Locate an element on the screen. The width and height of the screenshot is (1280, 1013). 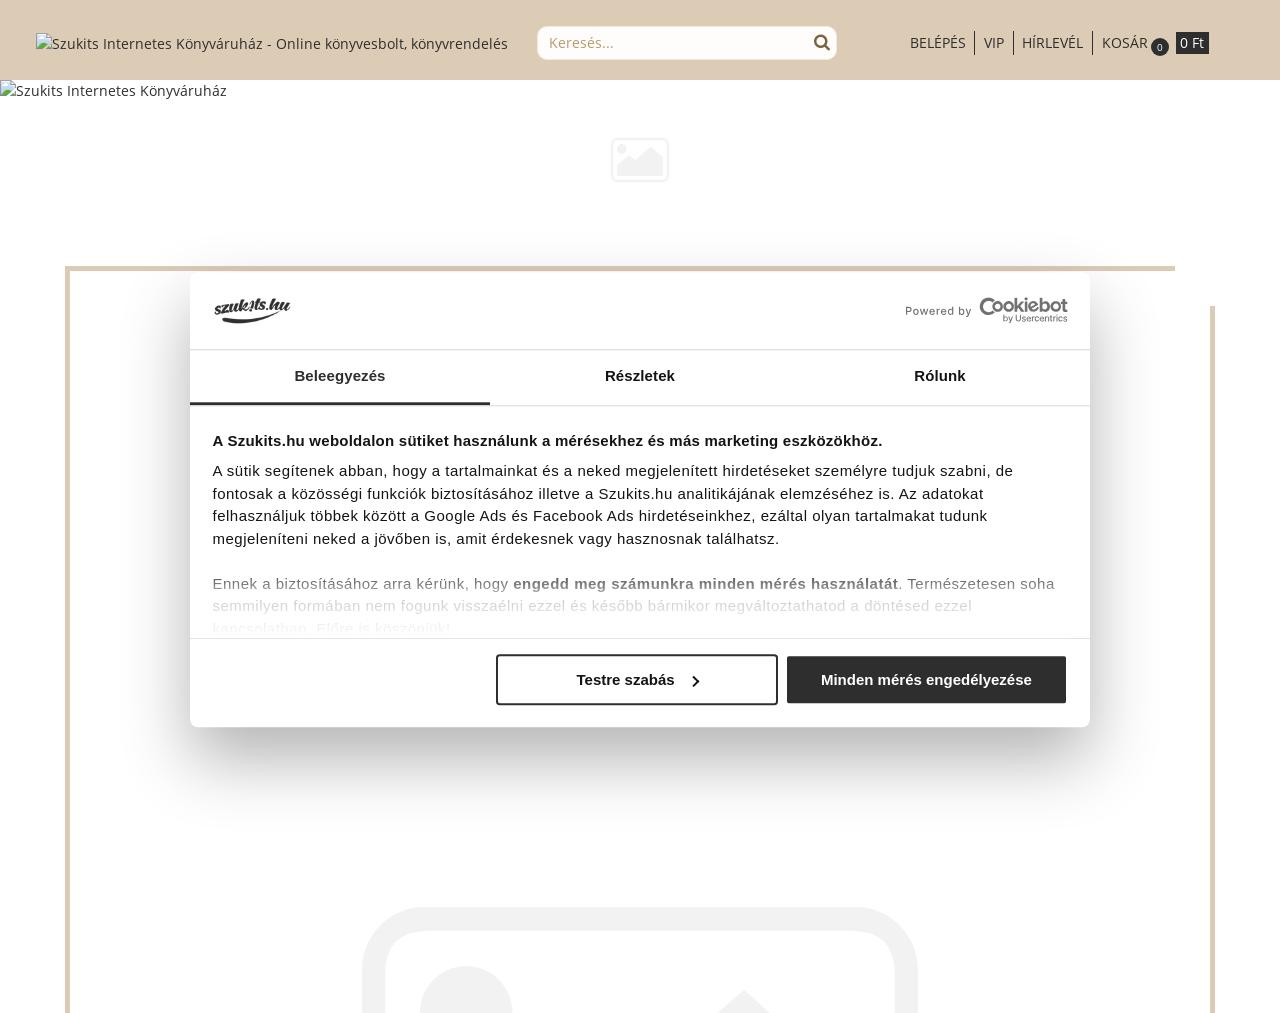
'A Szukits.hu weboldalon sütiket használunk a mérésekhez és más marketing eszközökhöz.' is located at coordinates (546, 439).